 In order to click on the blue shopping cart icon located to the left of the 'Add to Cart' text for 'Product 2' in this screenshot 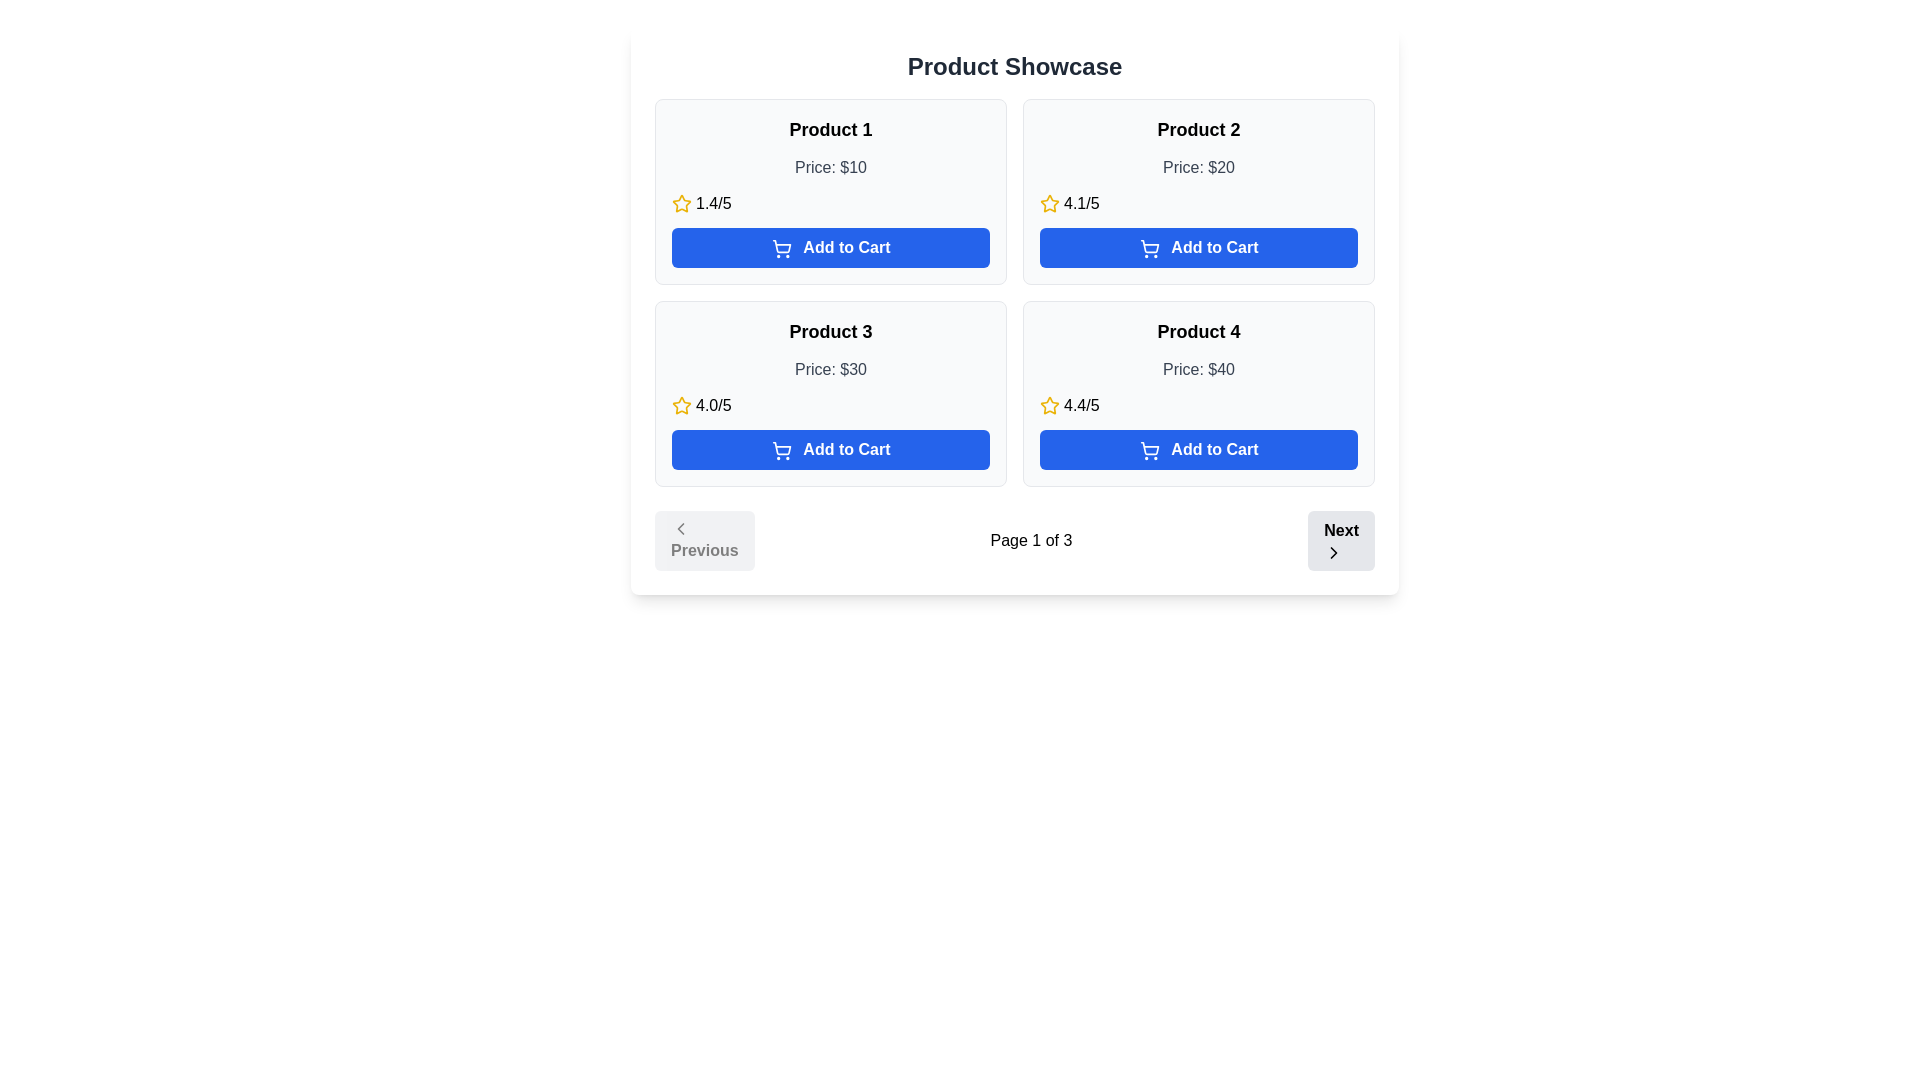, I will do `click(1149, 245)`.